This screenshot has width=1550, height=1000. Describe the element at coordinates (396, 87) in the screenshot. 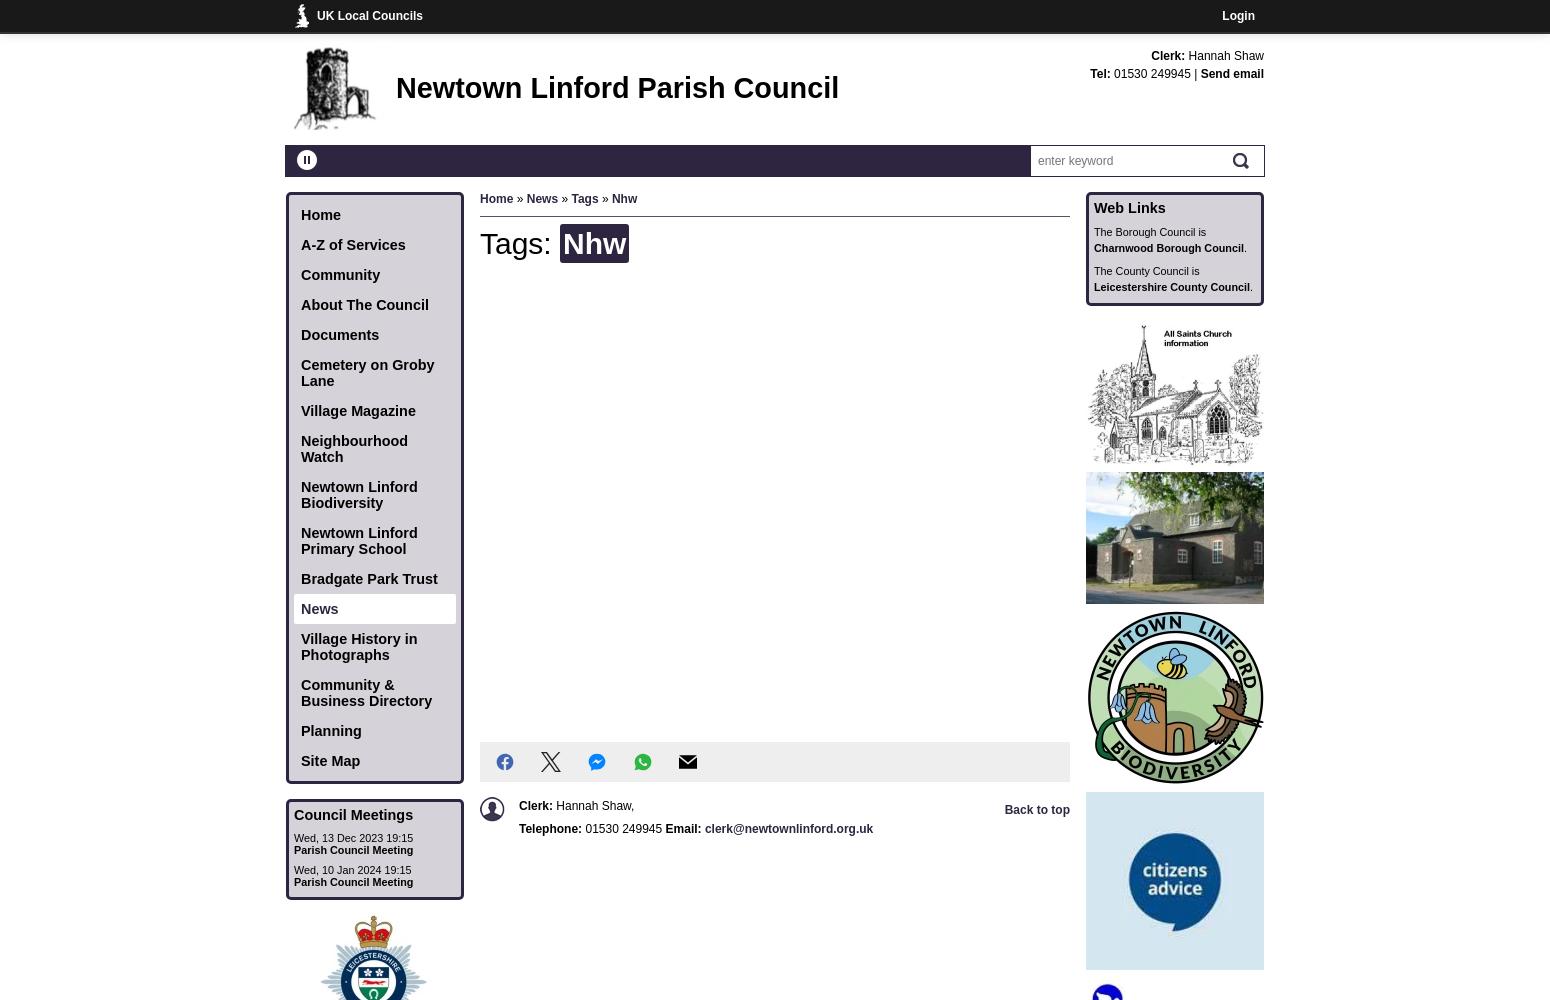

I see `'Newtown Linford Parish Council'` at that location.